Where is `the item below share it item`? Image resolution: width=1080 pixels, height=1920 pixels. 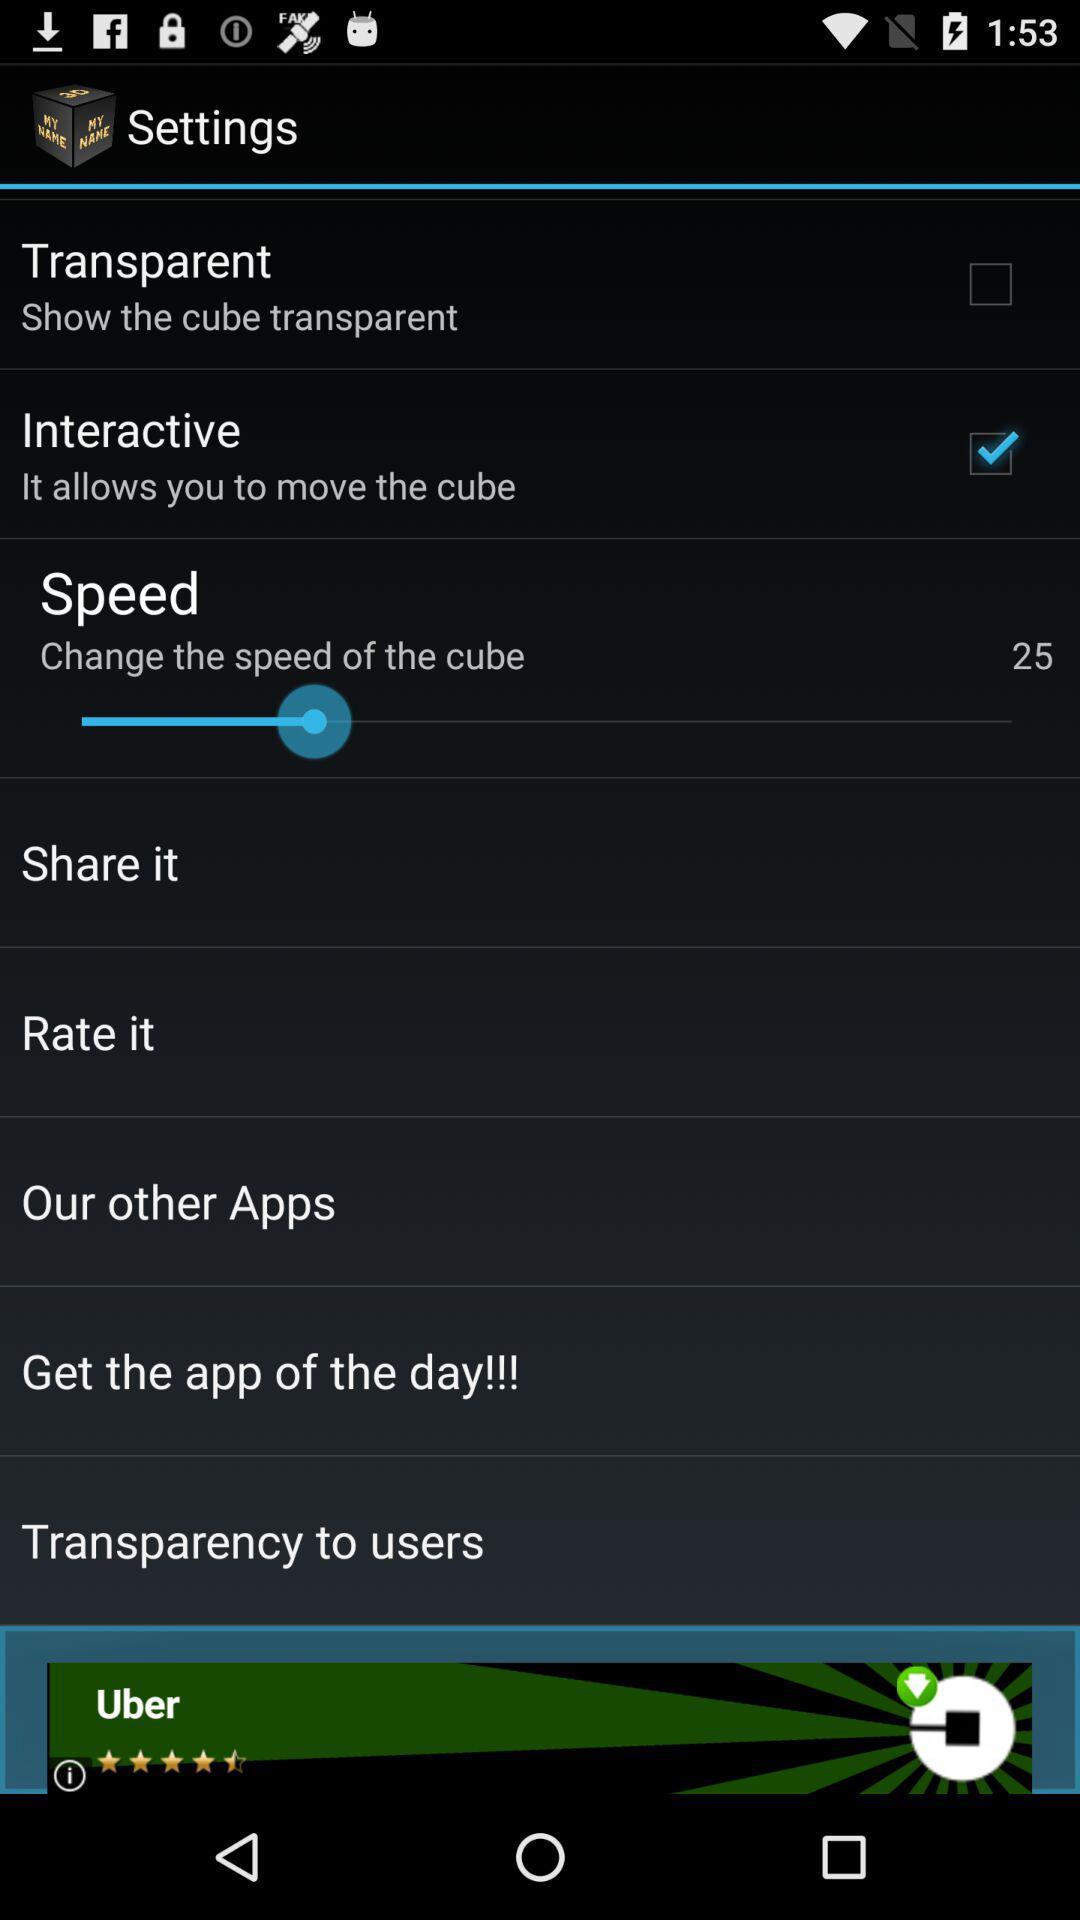 the item below share it item is located at coordinates (87, 1031).